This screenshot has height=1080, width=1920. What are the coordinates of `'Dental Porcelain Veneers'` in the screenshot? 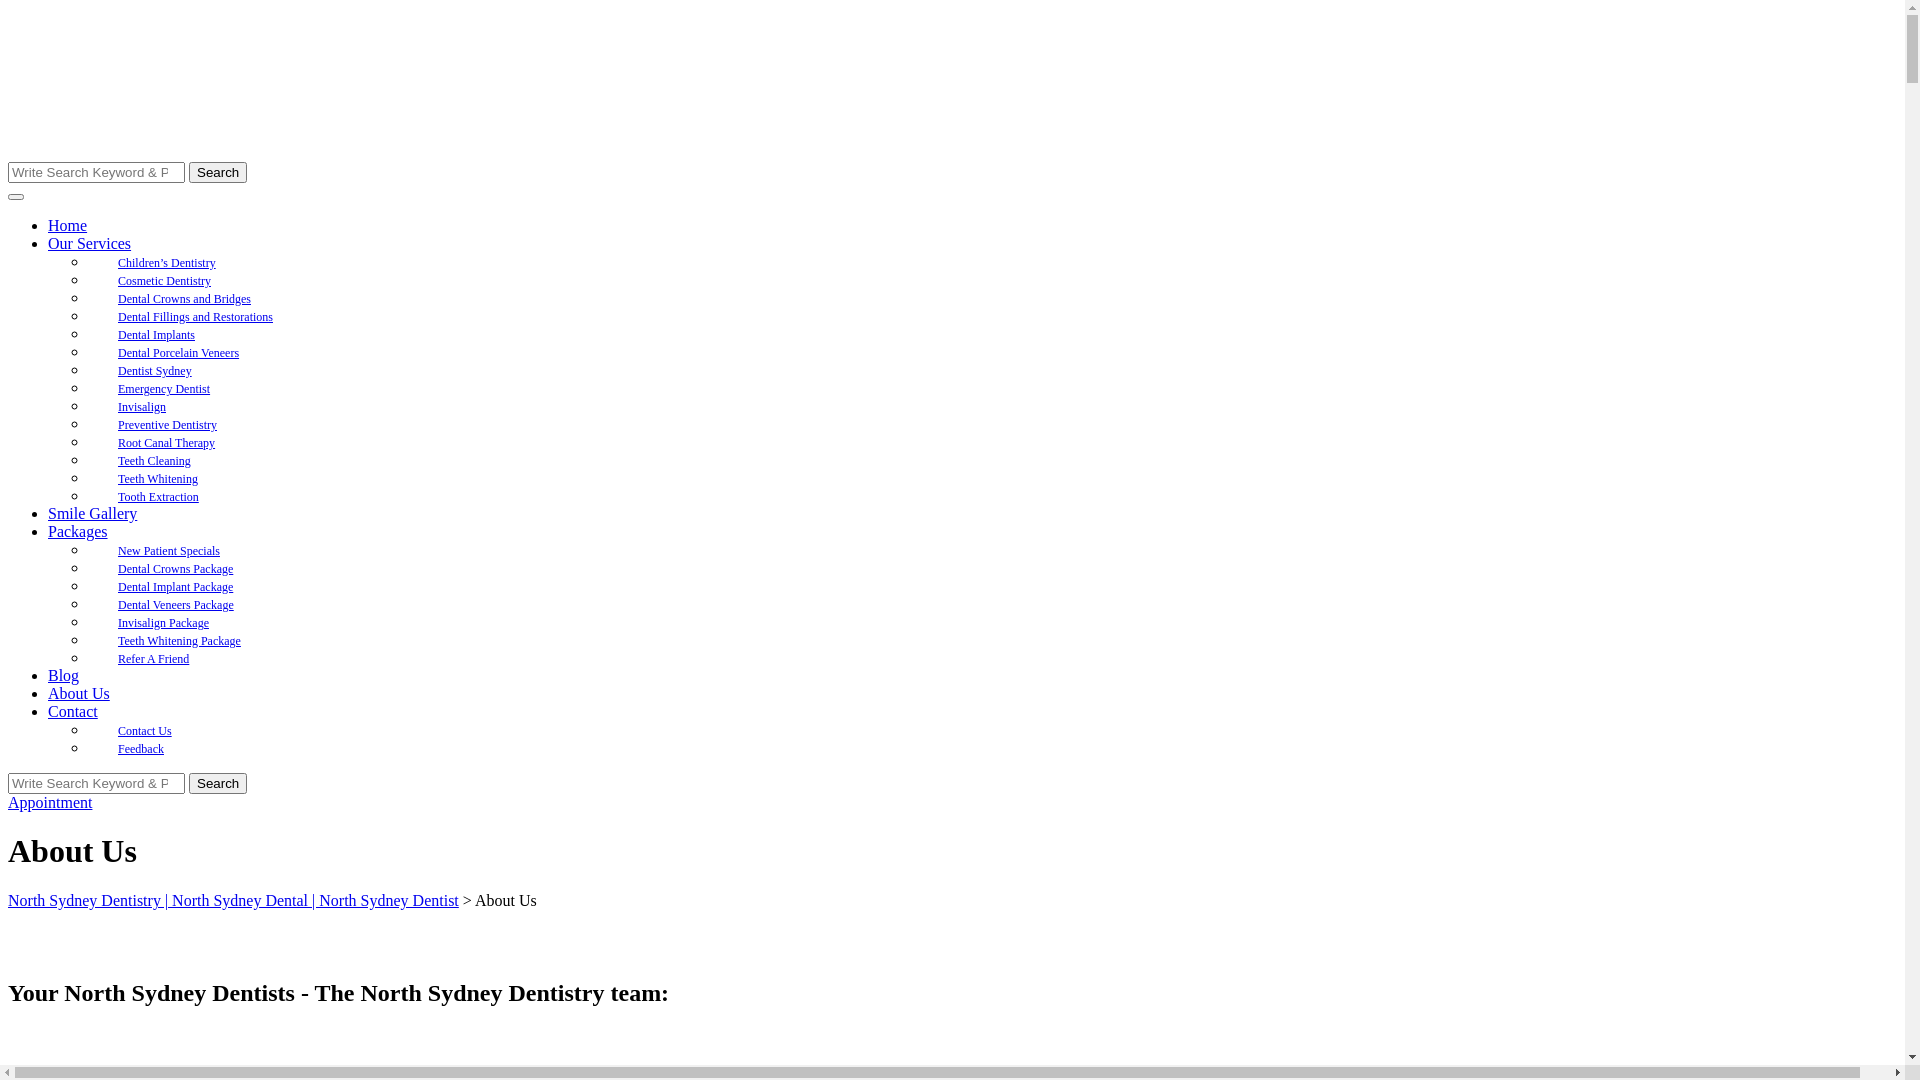 It's located at (178, 352).